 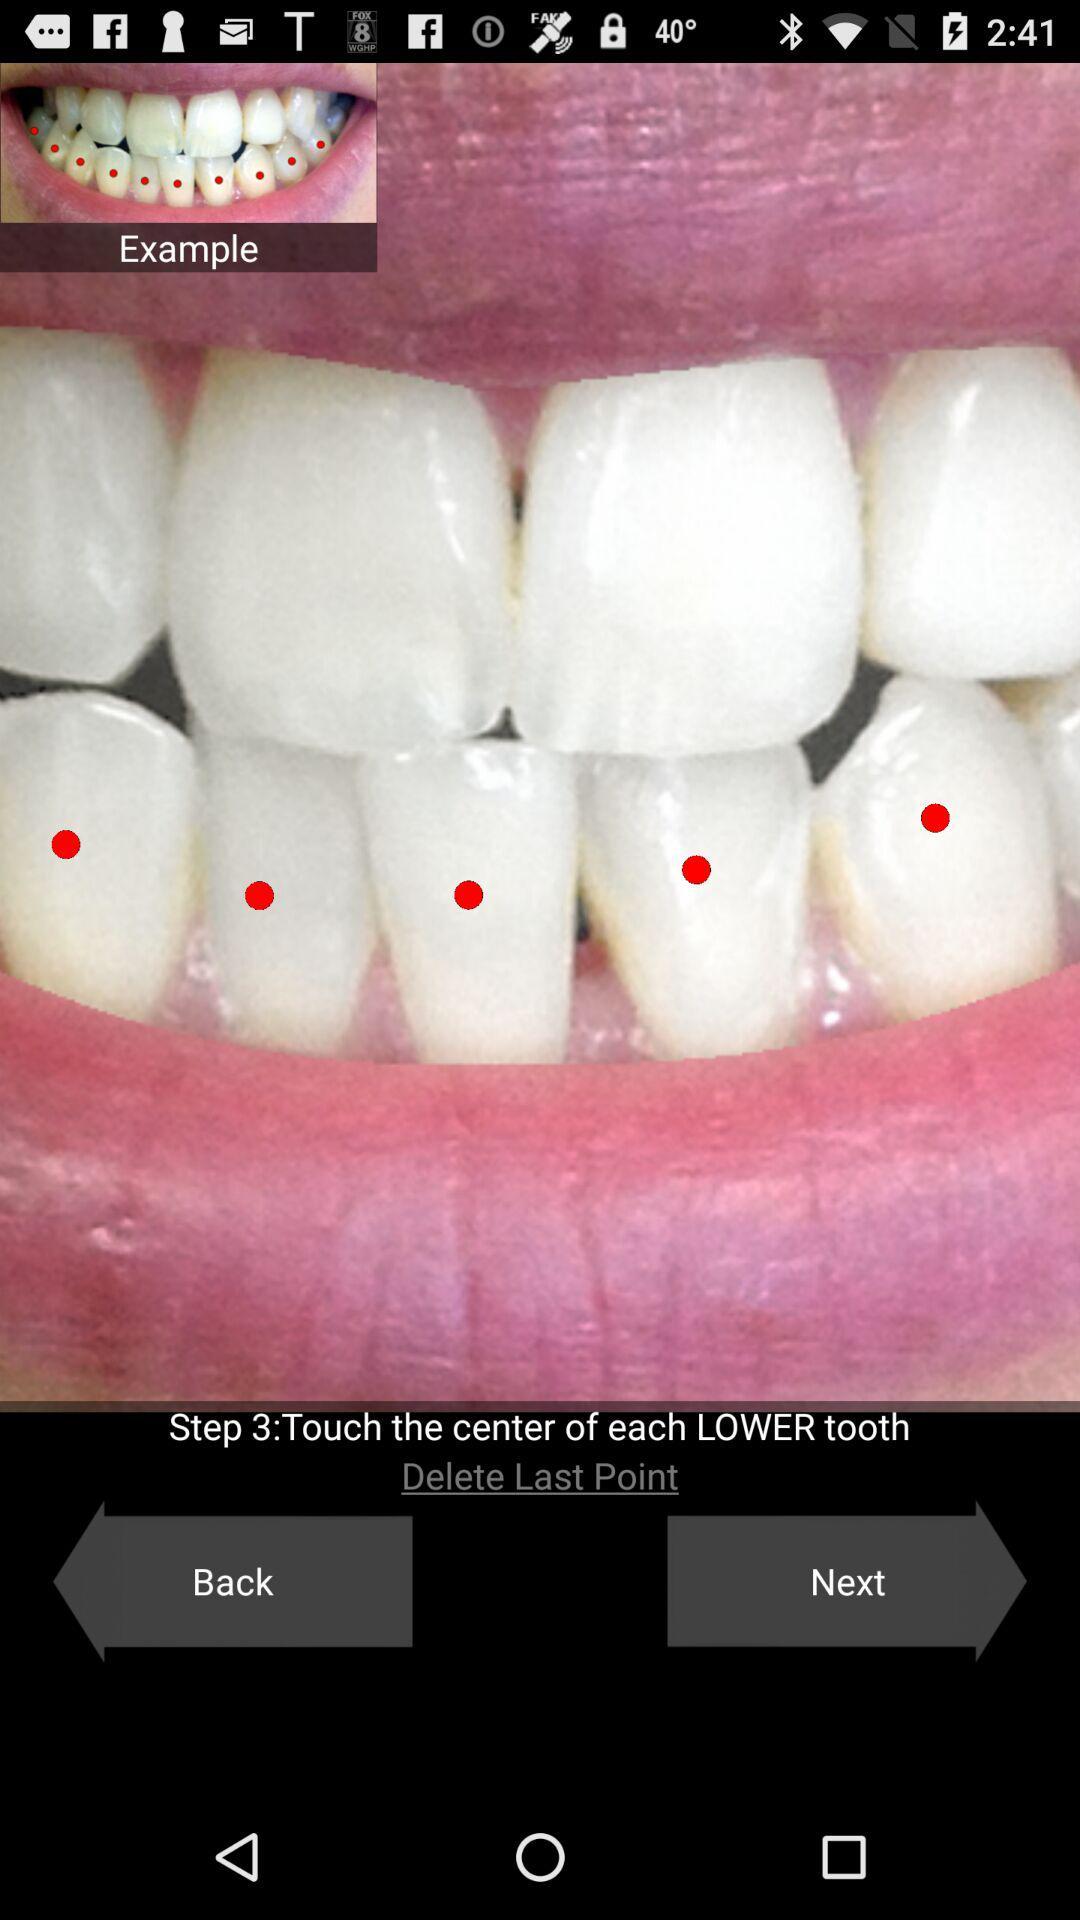 I want to click on the back icon, so click(x=231, y=1580).